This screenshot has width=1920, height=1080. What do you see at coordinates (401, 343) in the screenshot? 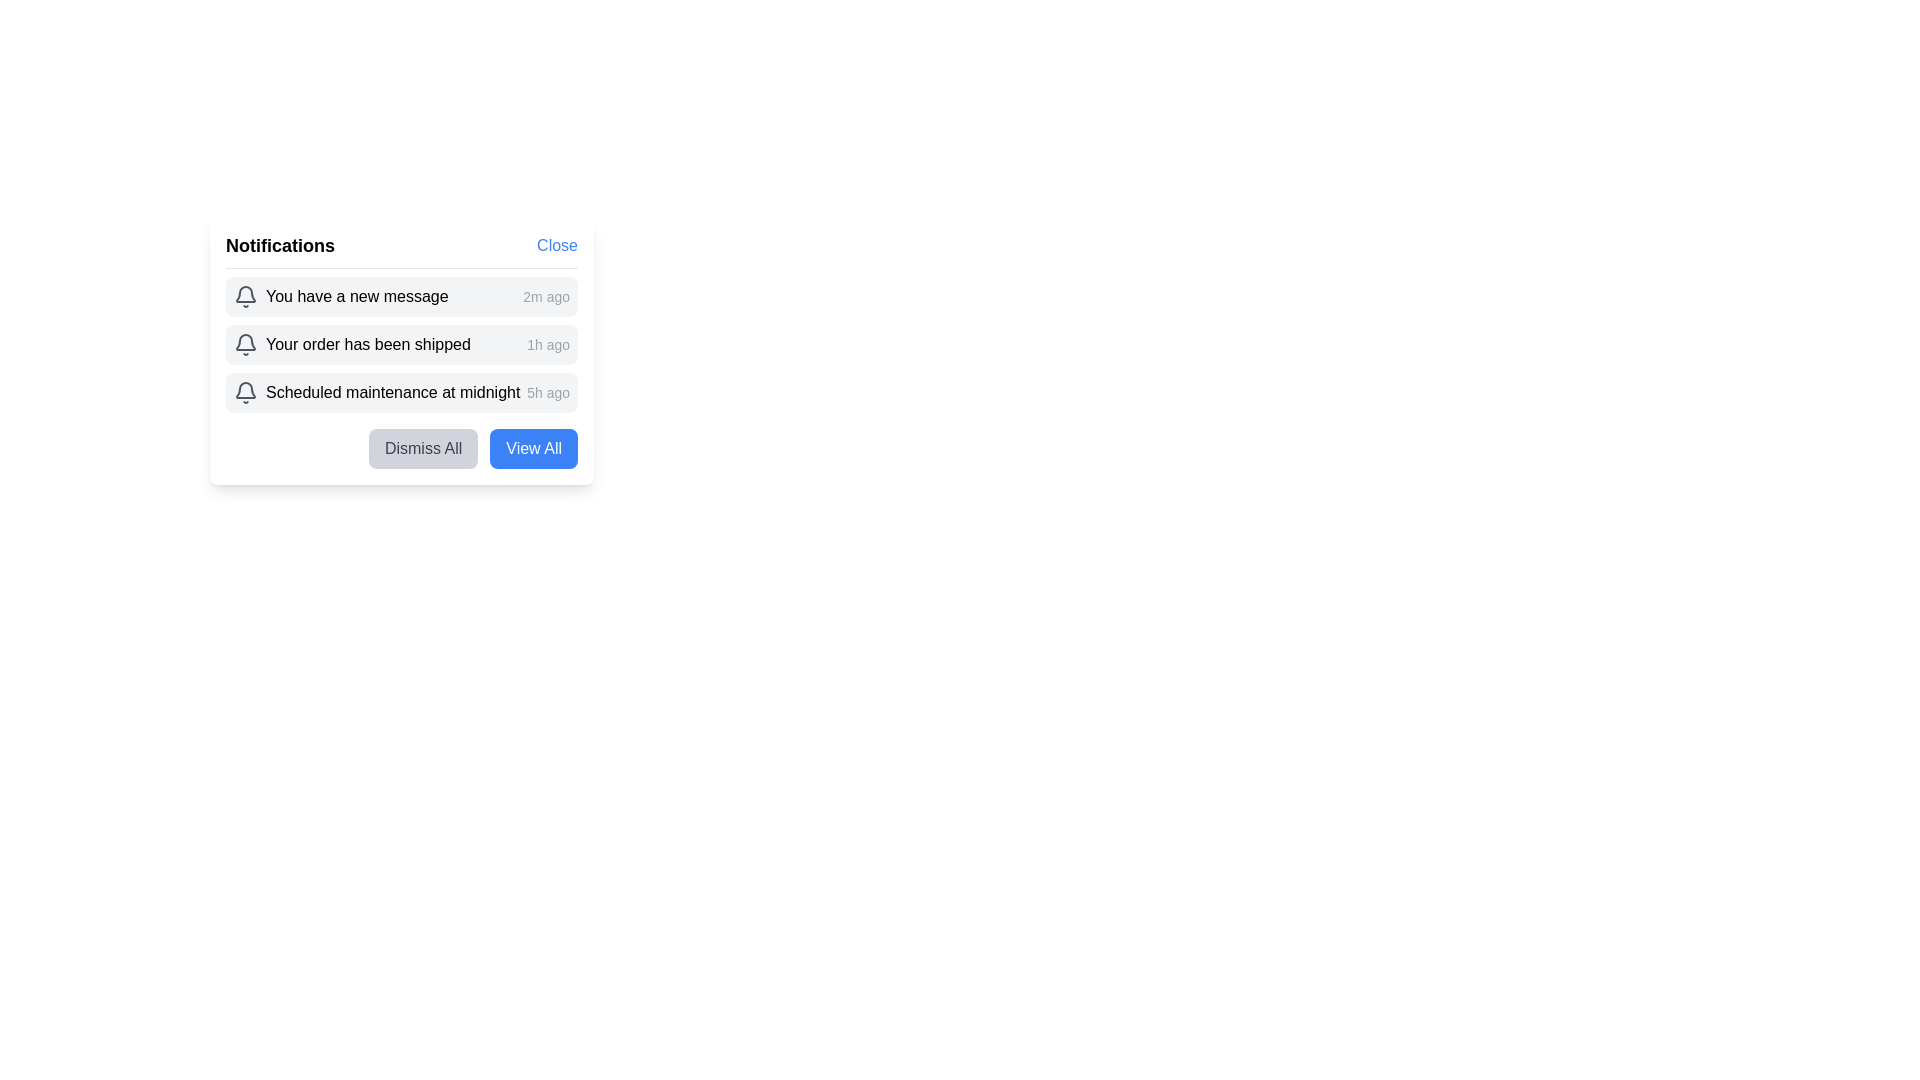
I see `the second notification indicating a shipping update for the user's order, which is located under the 'Notifications' heading` at bounding box center [401, 343].